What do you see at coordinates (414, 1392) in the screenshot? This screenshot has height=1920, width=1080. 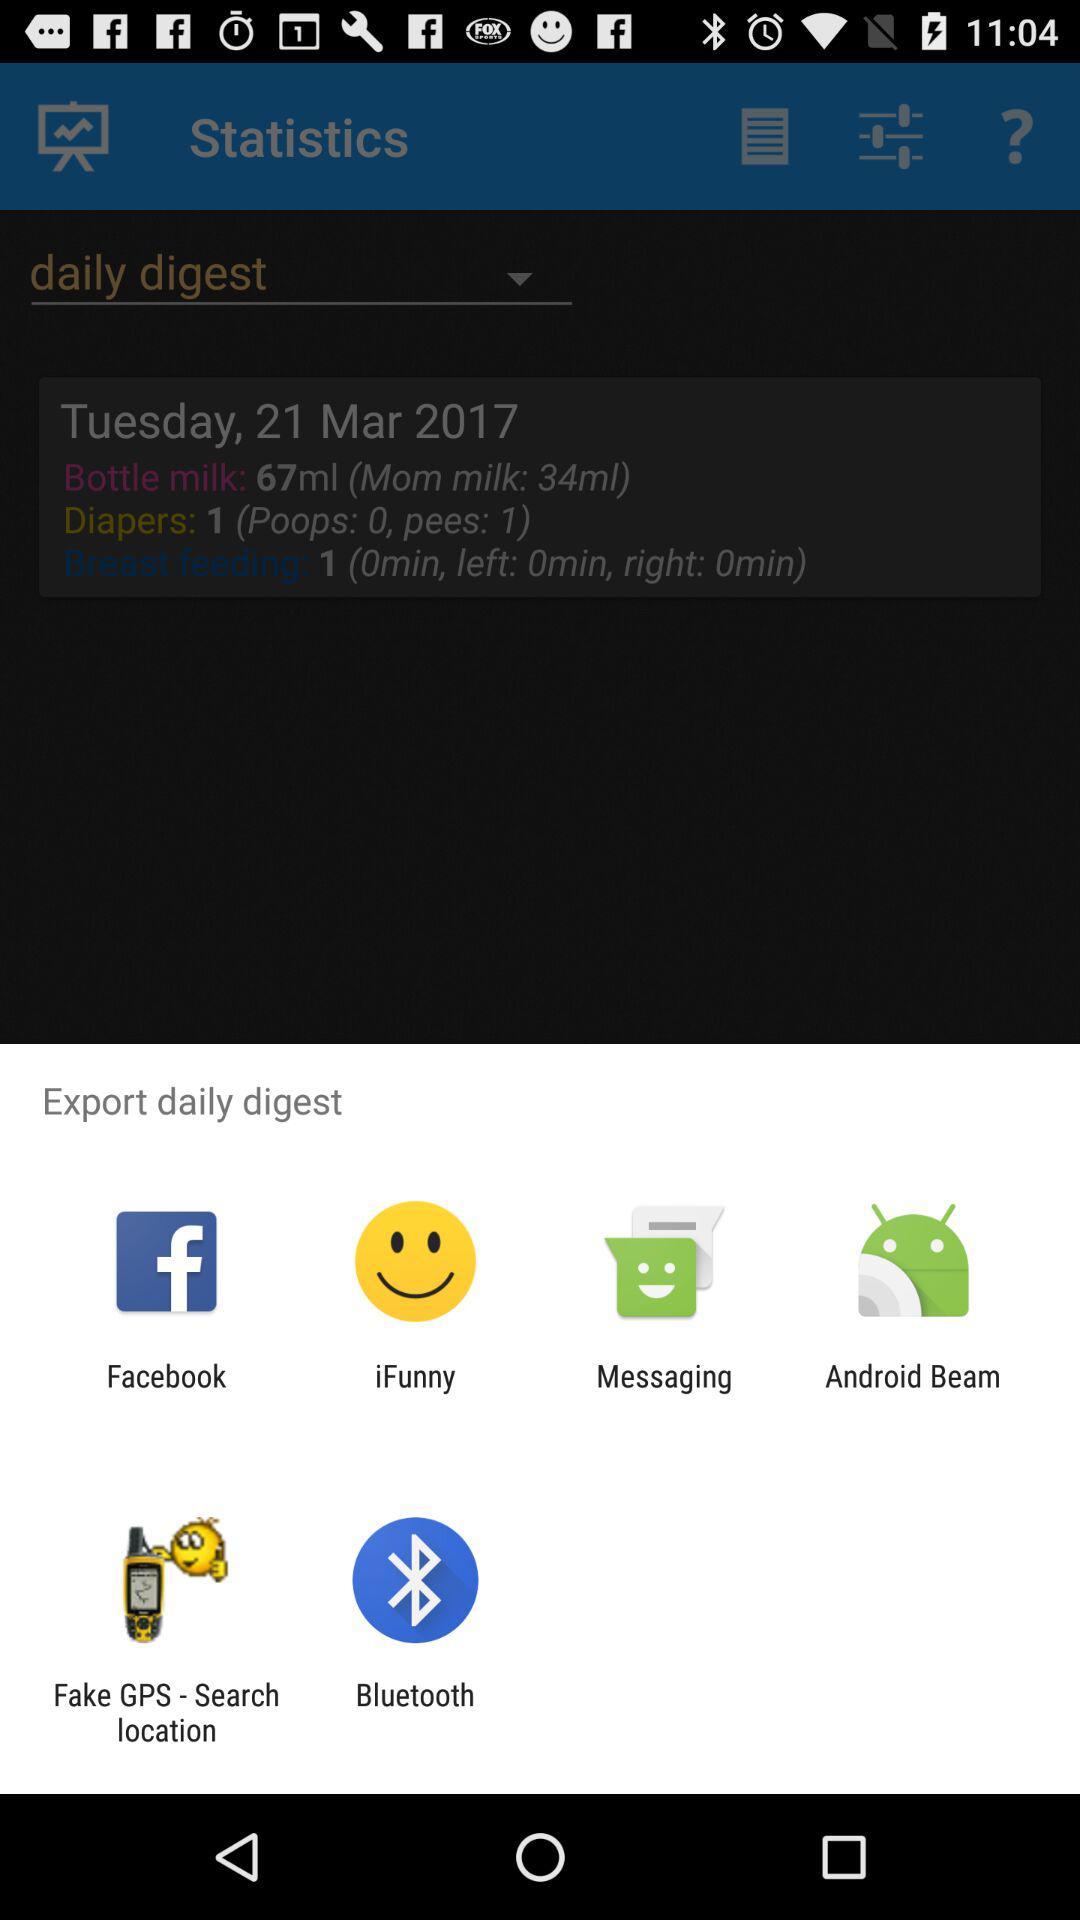 I see `the ifunny icon` at bounding box center [414, 1392].